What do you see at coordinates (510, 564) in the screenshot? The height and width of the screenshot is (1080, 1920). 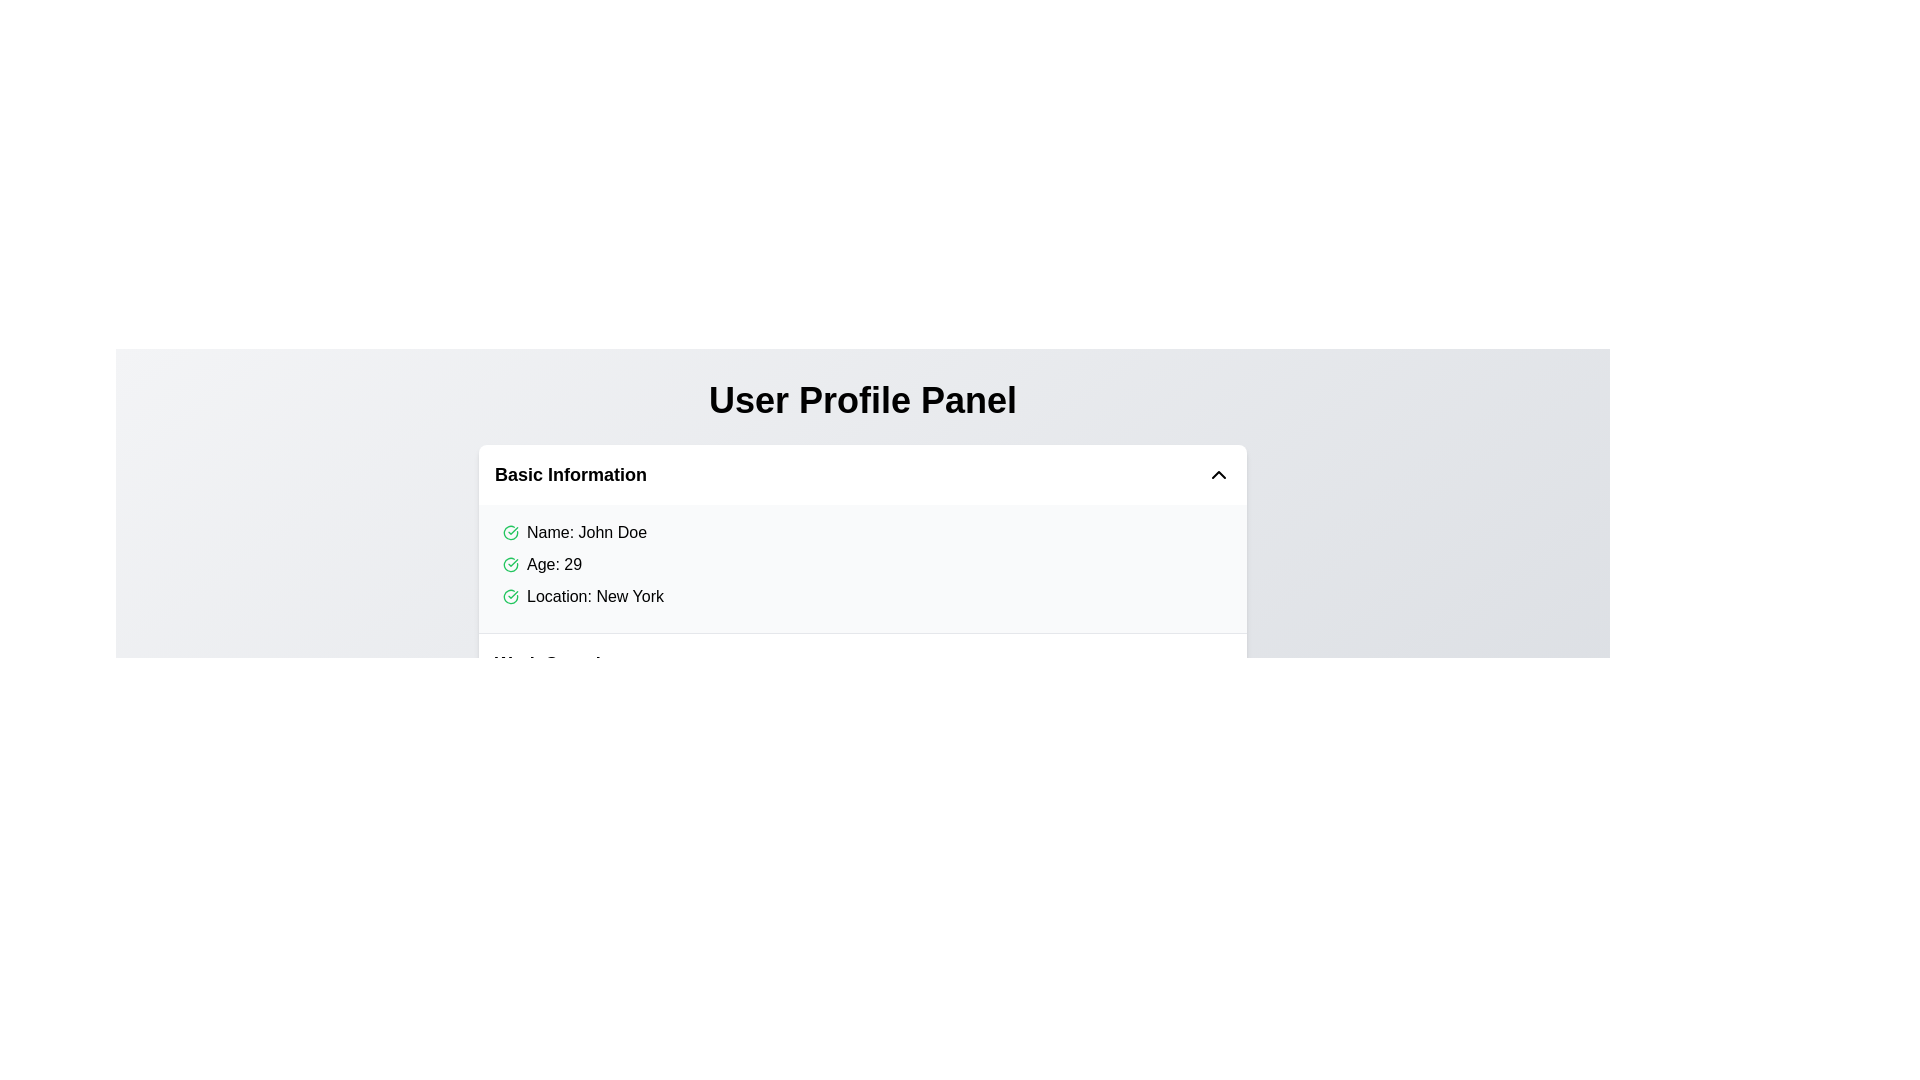 I see `green circular checkmark icon within the SVG in the 'Basic Information' section for modification` at bounding box center [510, 564].